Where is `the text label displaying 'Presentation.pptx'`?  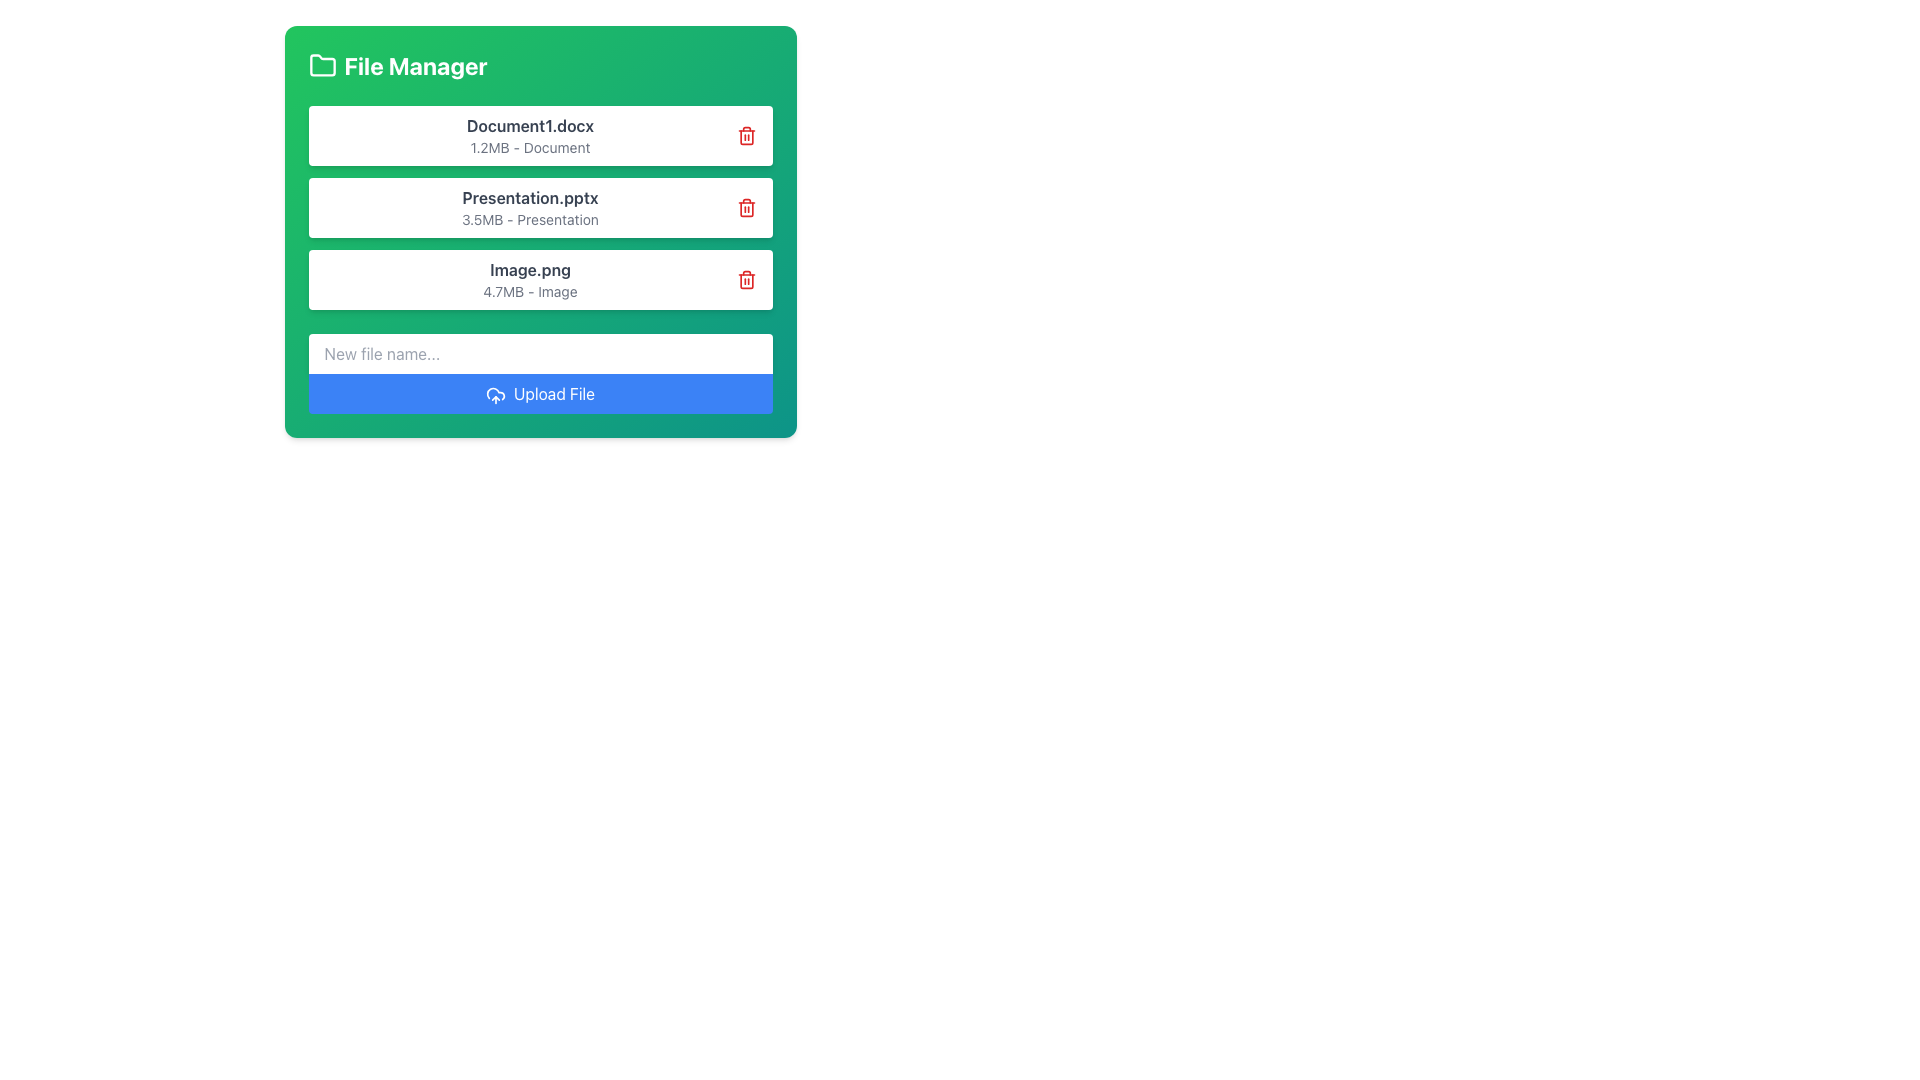
the text label displaying 'Presentation.pptx' is located at coordinates (530, 208).